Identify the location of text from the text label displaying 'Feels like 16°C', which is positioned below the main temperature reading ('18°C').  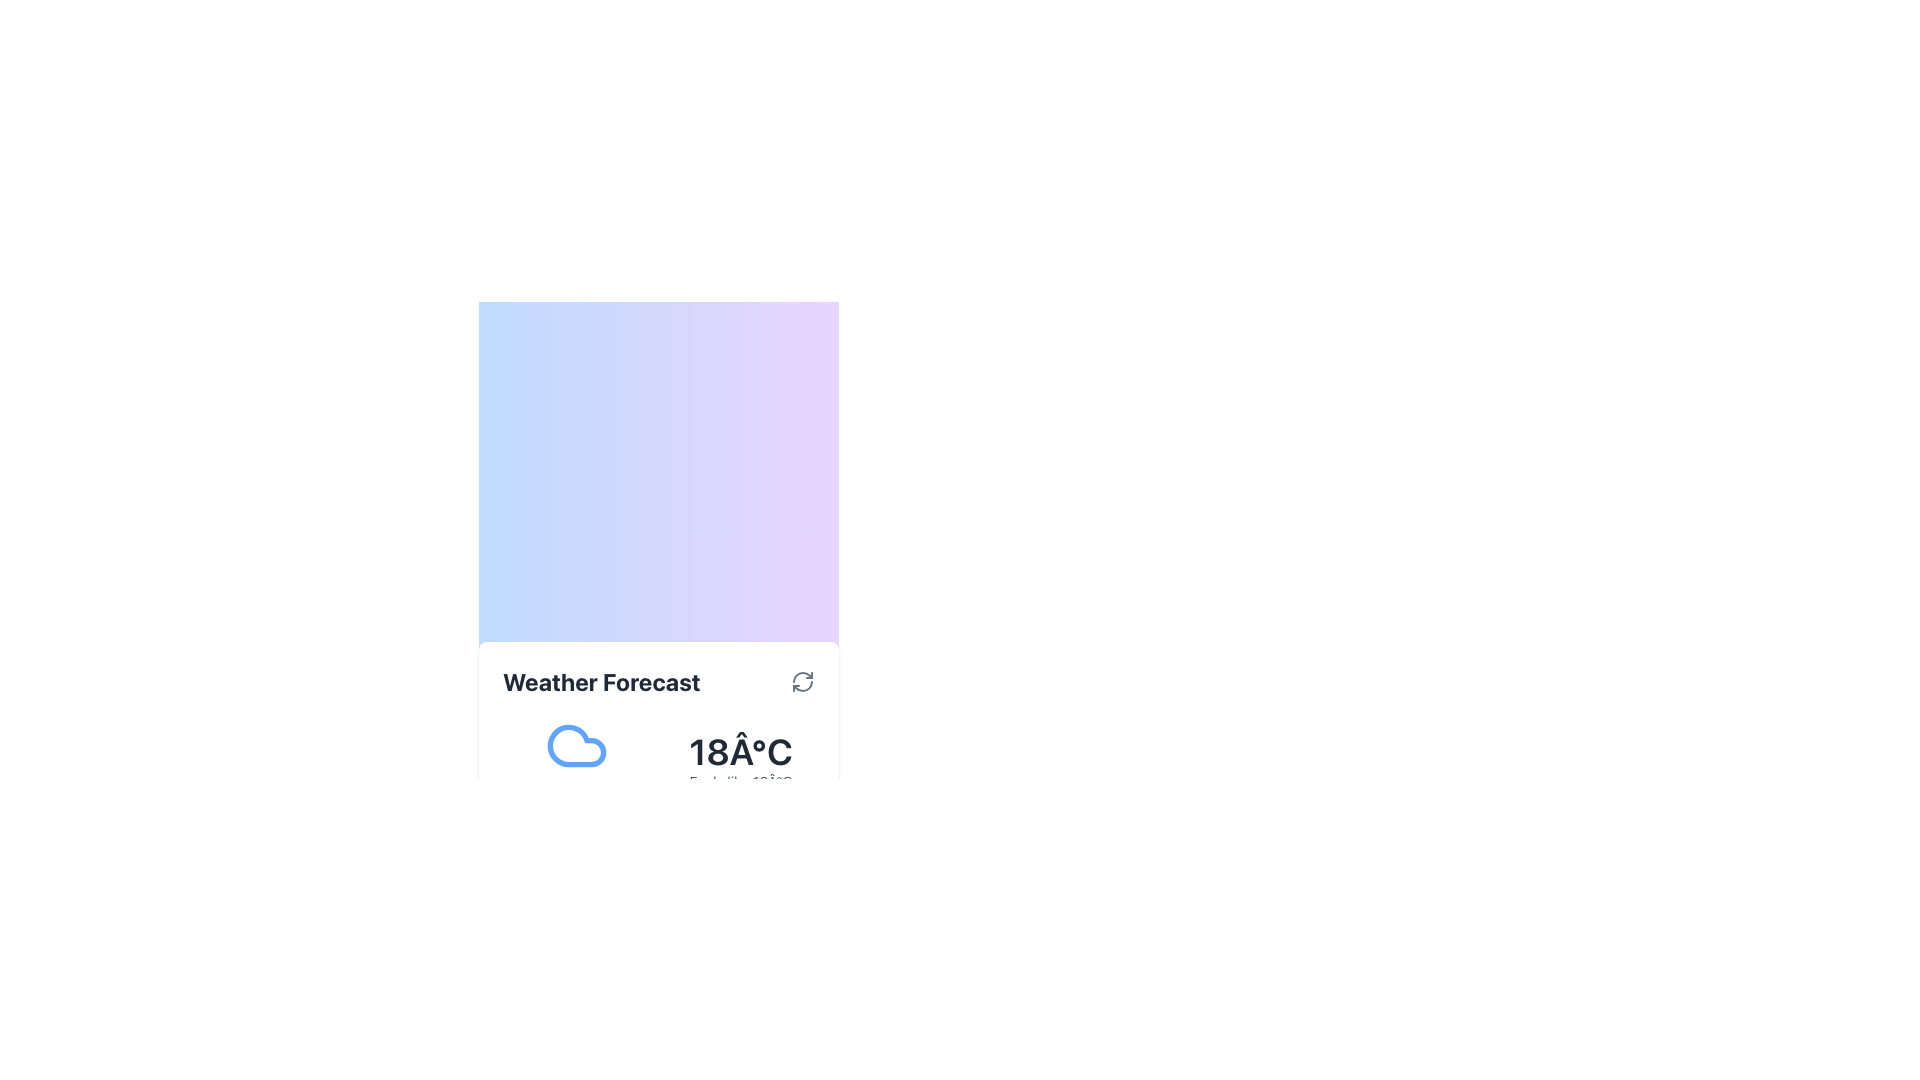
(739, 781).